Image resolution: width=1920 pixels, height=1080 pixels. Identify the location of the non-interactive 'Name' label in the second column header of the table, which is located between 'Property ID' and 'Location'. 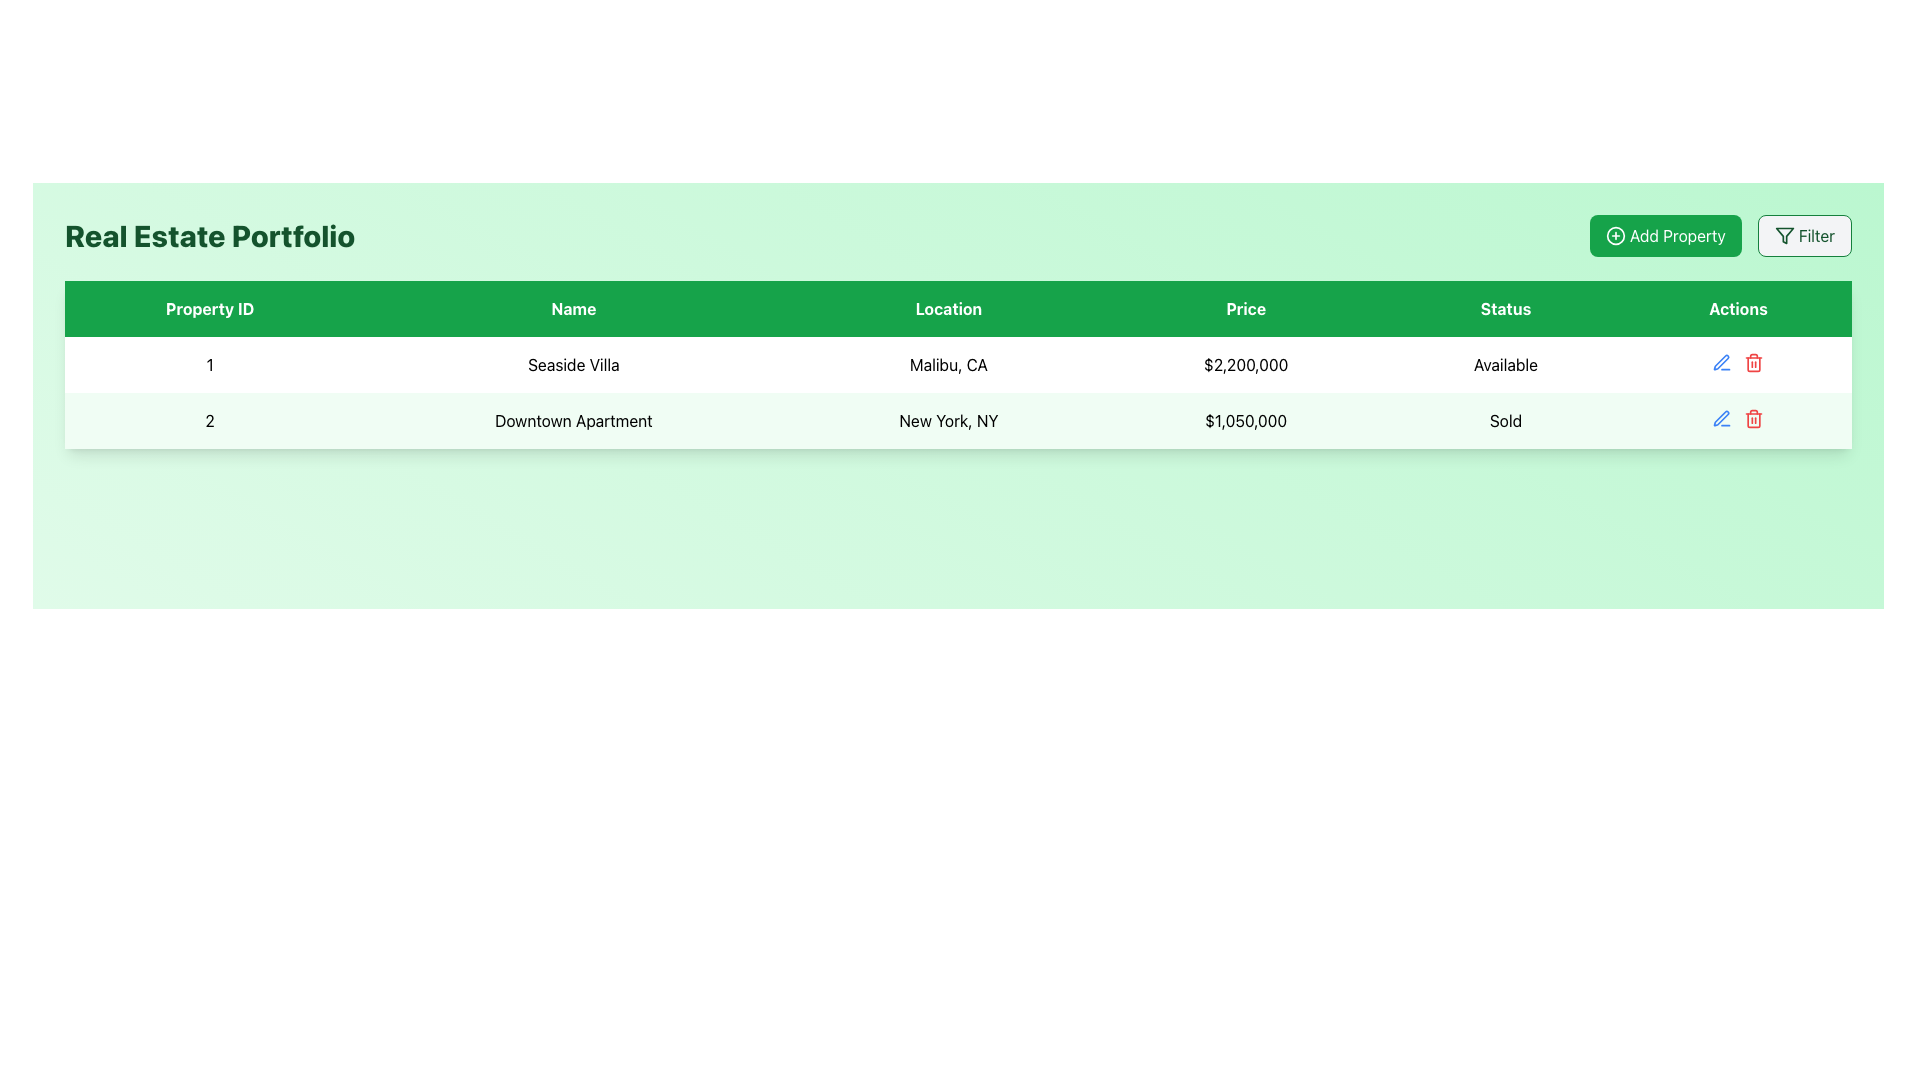
(572, 308).